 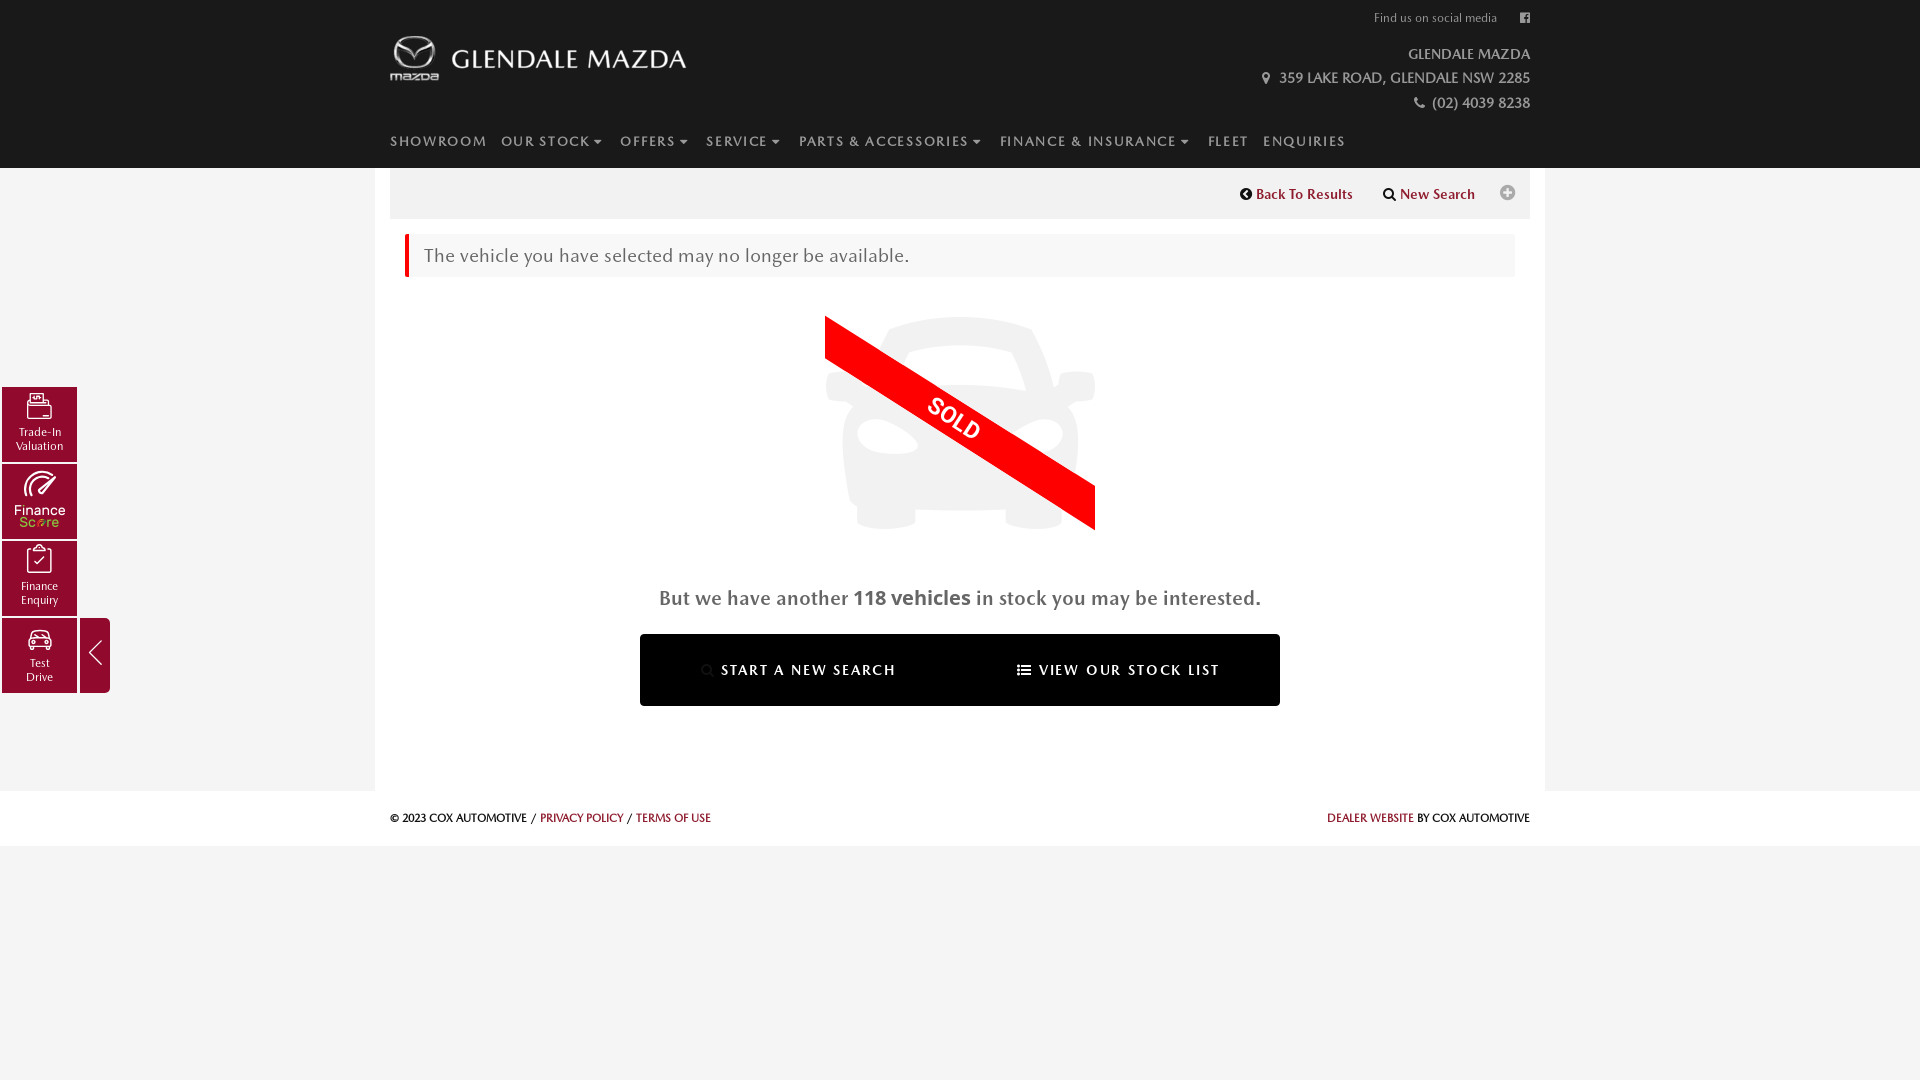 I want to click on 'FLEET', so click(x=1207, y=141).